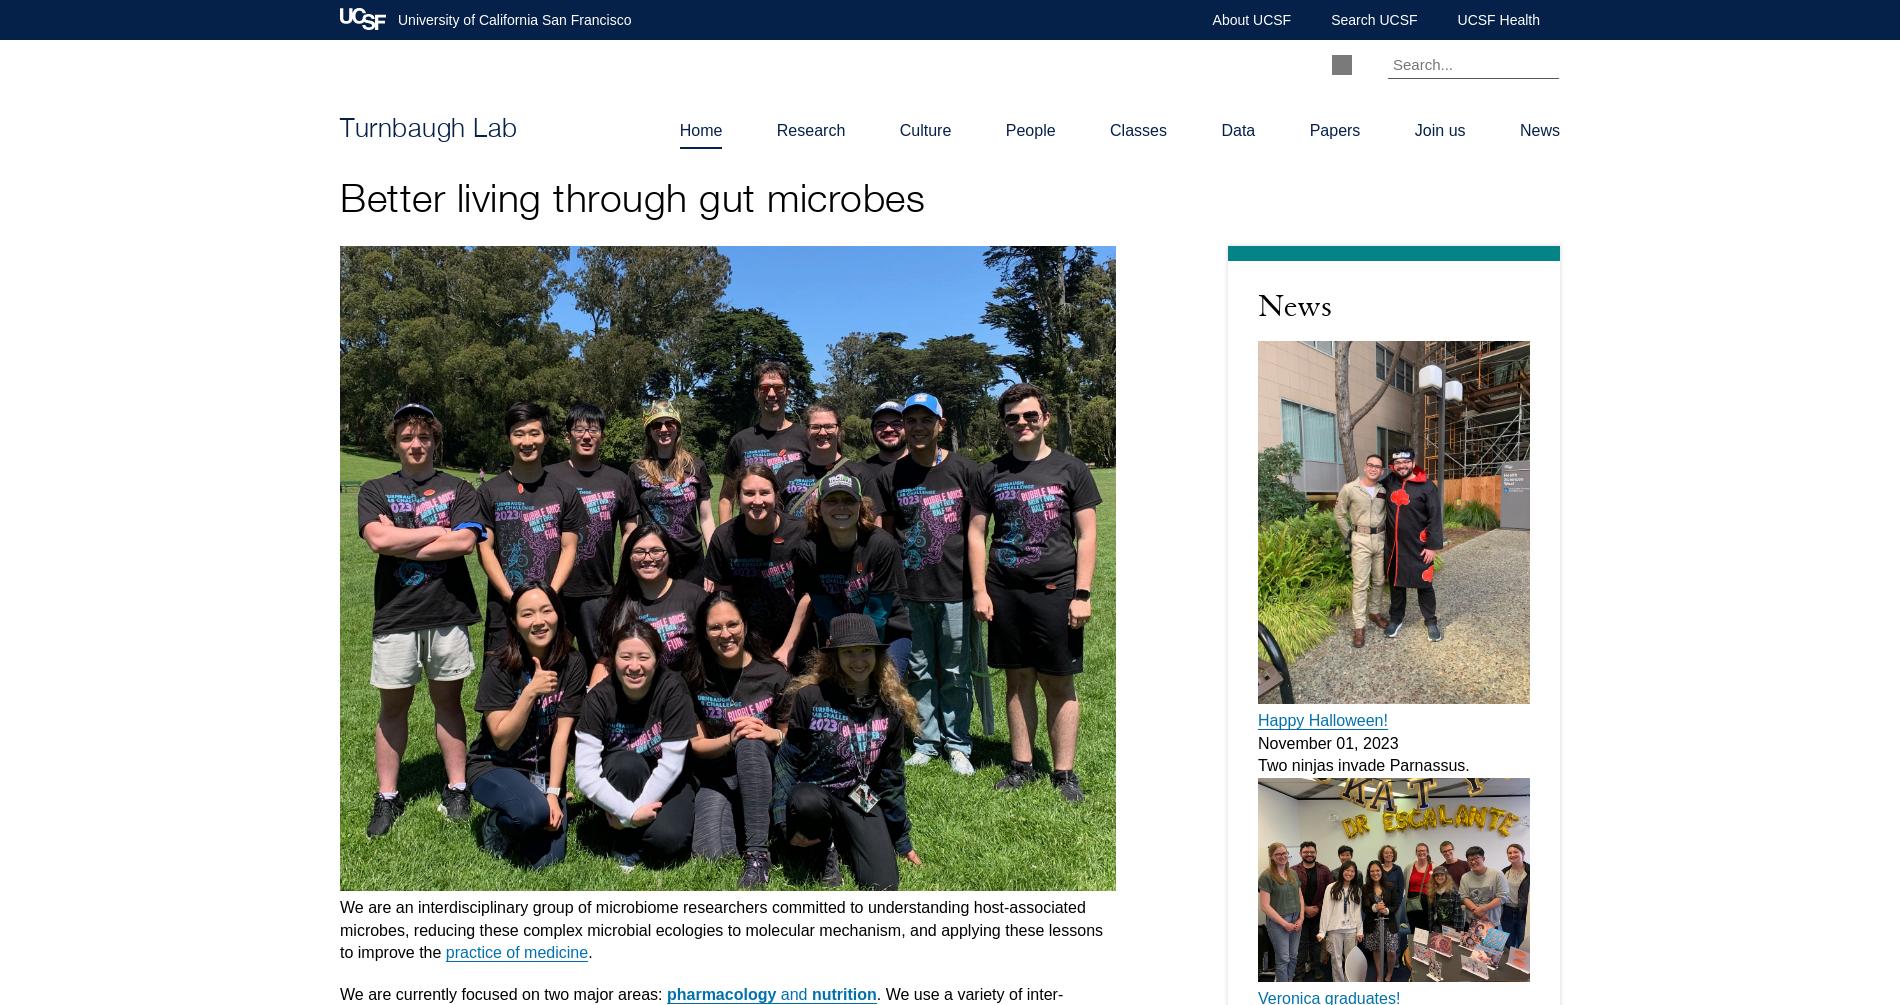 Image resolution: width=1900 pixels, height=1005 pixels. What do you see at coordinates (774, 993) in the screenshot?
I see `'and'` at bounding box center [774, 993].